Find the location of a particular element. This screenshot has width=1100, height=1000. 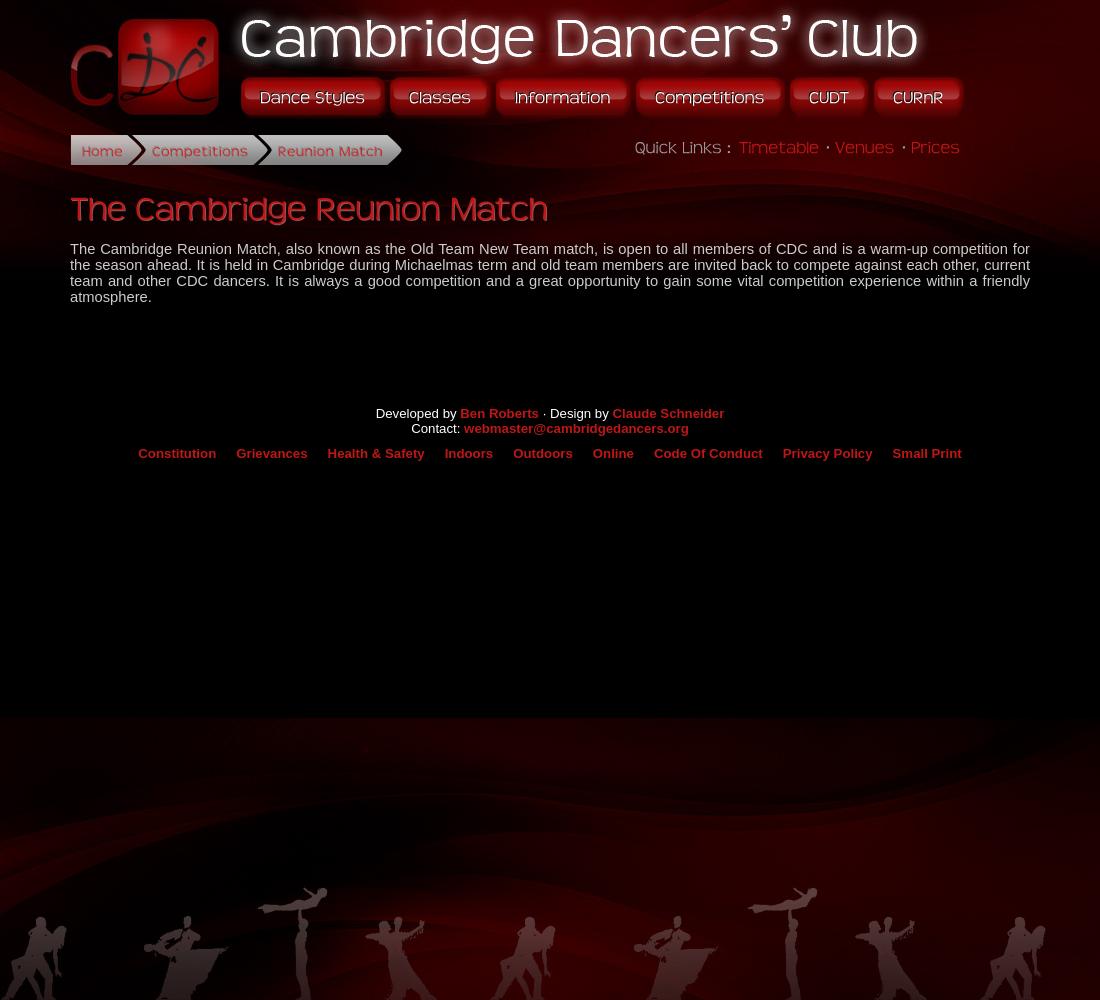

'Privacy Policy' is located at coordinates (825, 451).